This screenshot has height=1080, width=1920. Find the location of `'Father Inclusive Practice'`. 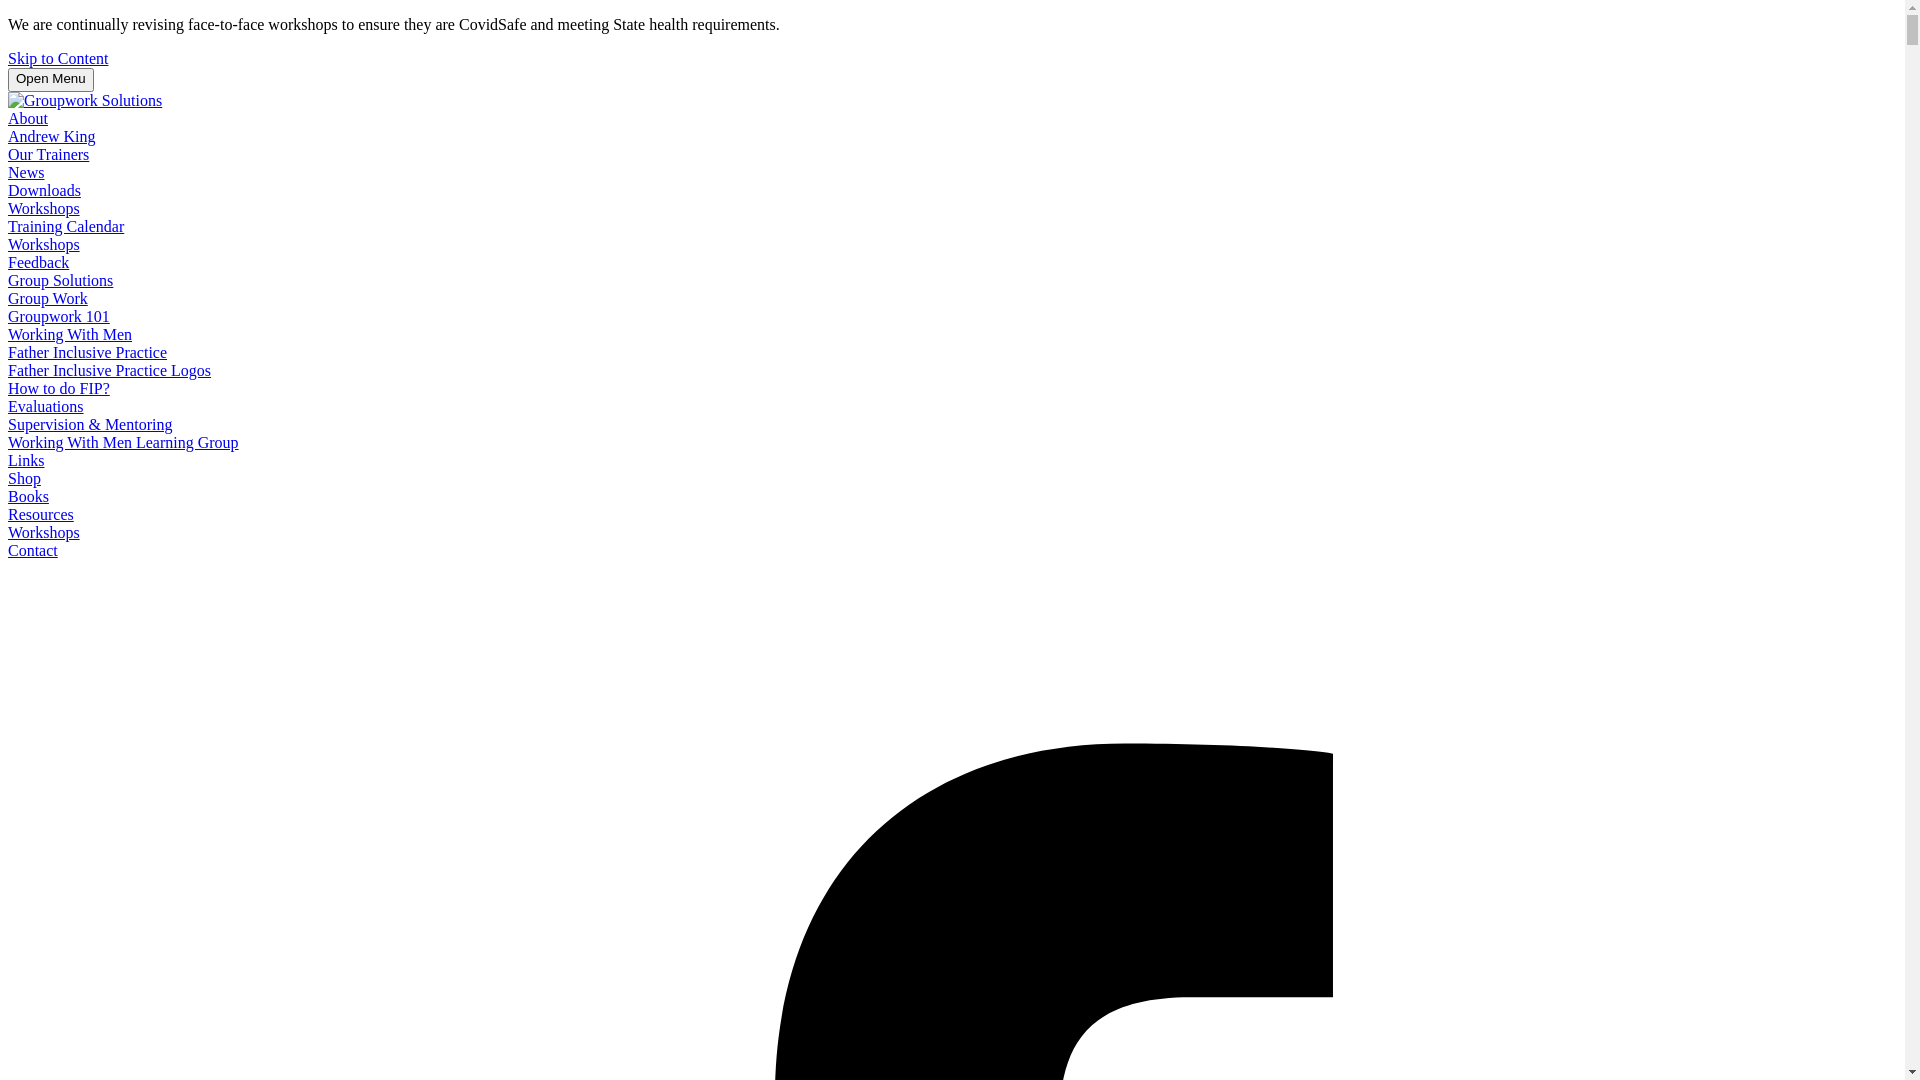

'Father Inclusive Practice' is located at coordinates (86, 351).